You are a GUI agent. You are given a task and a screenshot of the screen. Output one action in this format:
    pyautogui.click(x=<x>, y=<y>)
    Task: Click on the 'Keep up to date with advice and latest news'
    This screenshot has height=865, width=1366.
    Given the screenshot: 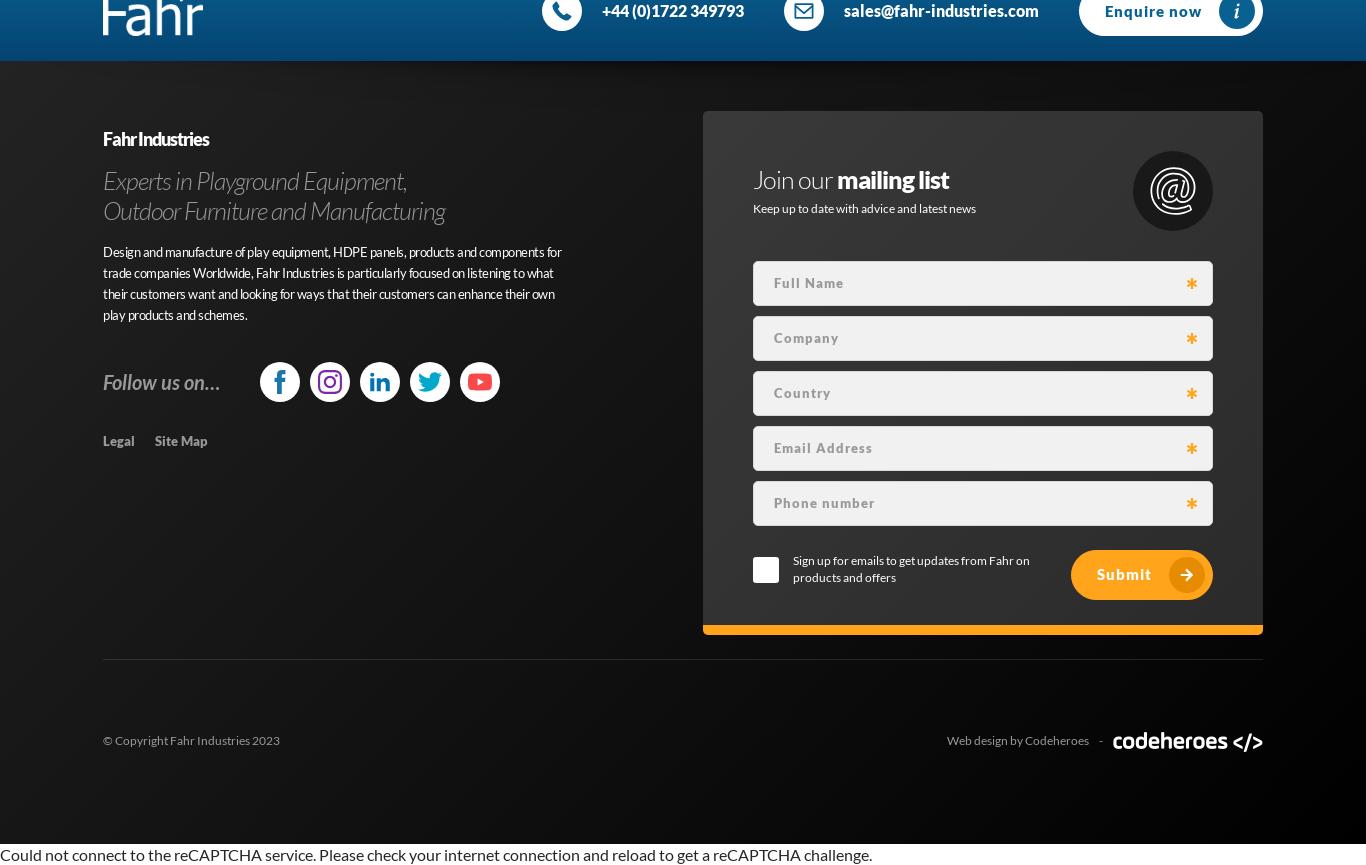 What is the action you would take?
    pyautogui.click(x=863, y=207)
    